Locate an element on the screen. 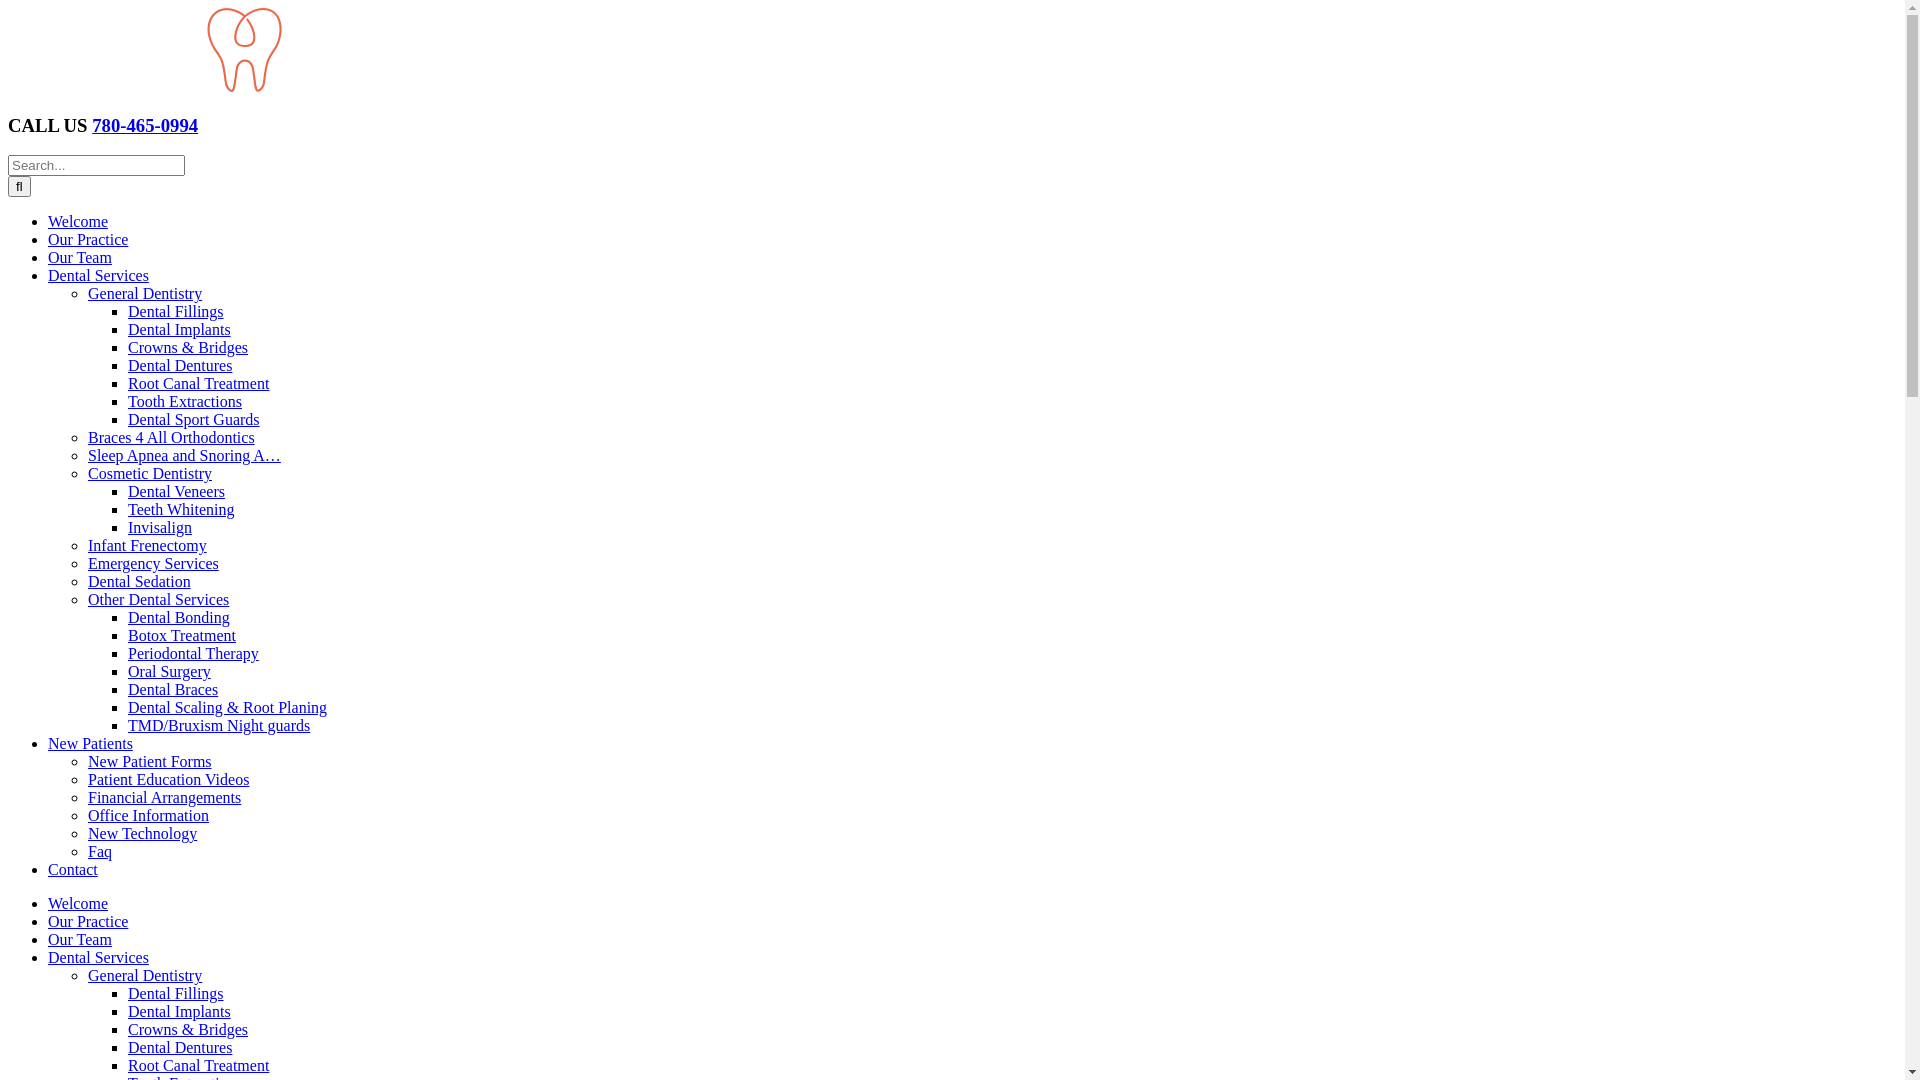 The width and height of the screenshot is (1920, 1080). 'Braces 4 All Orthodontics' is located at coordinates (171, 436).